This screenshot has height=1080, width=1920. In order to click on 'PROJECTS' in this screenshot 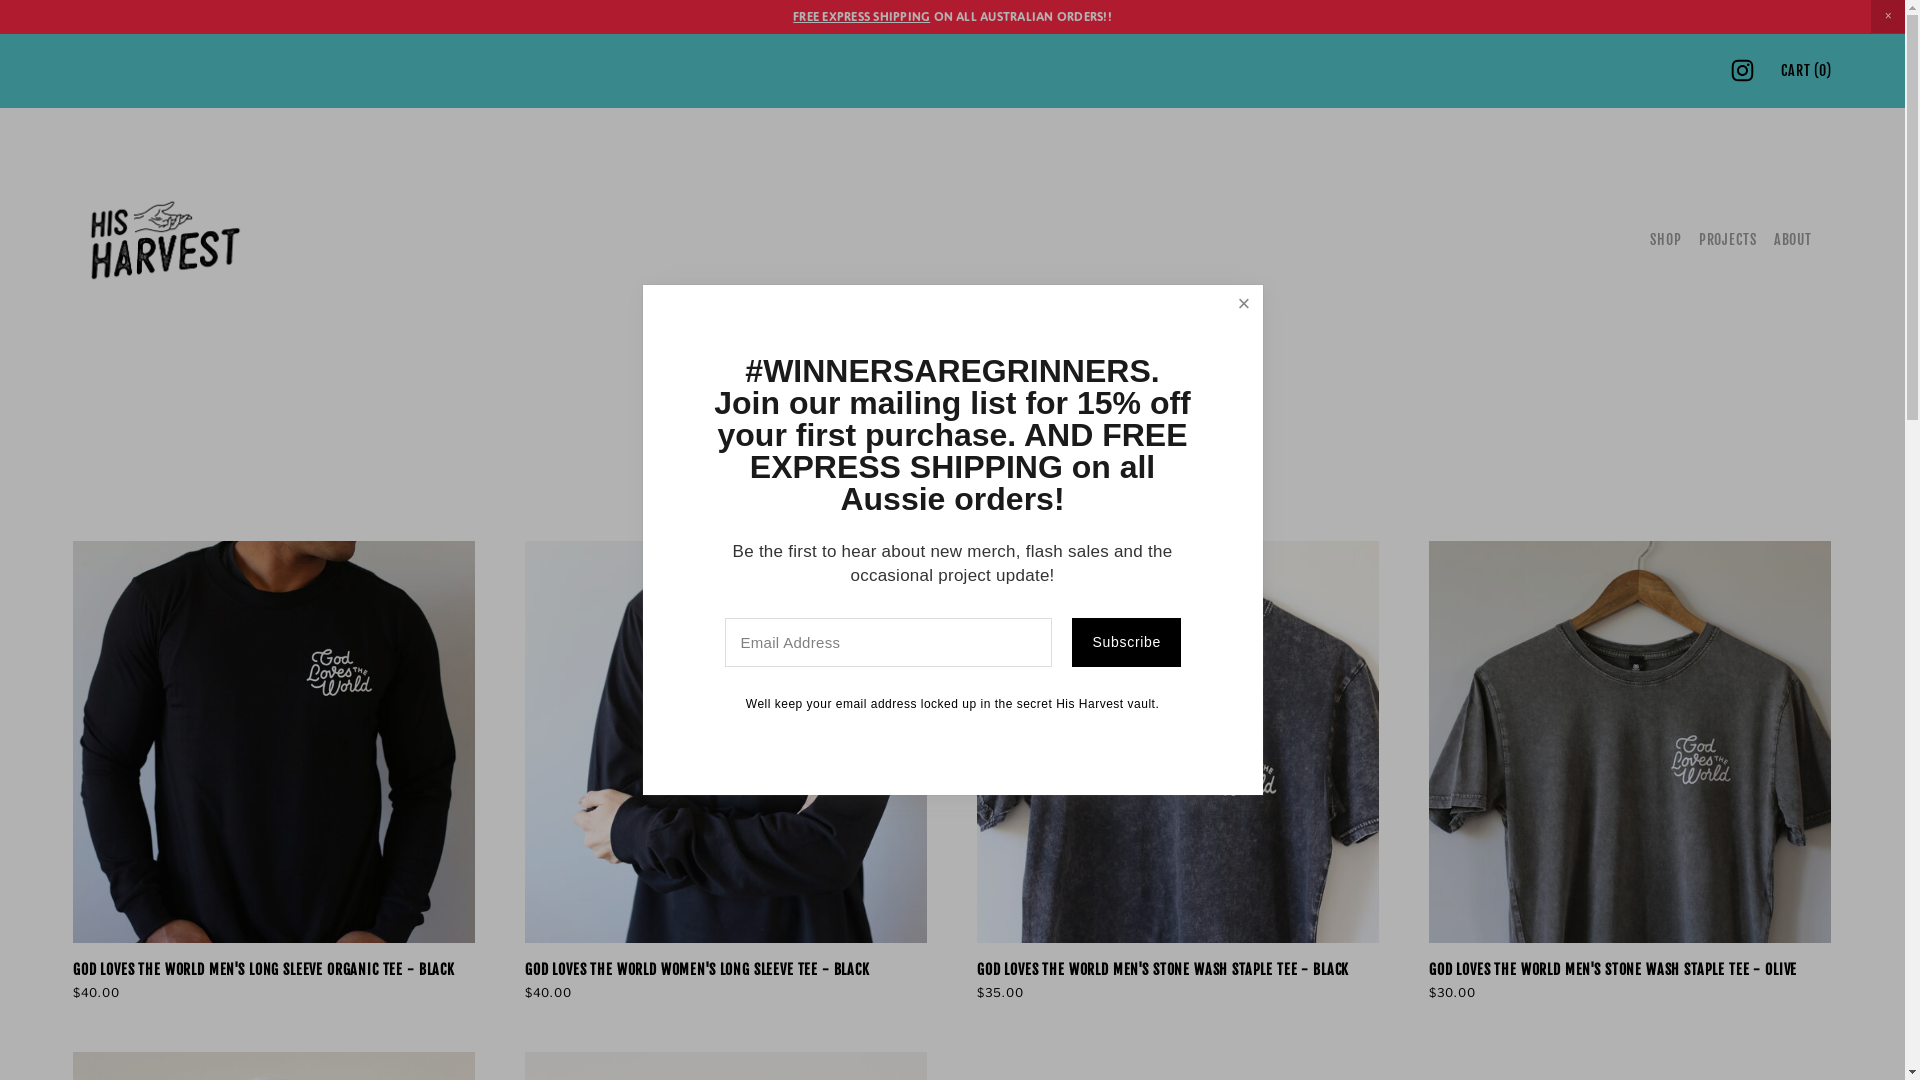, I will do `click(1727, 238)`.